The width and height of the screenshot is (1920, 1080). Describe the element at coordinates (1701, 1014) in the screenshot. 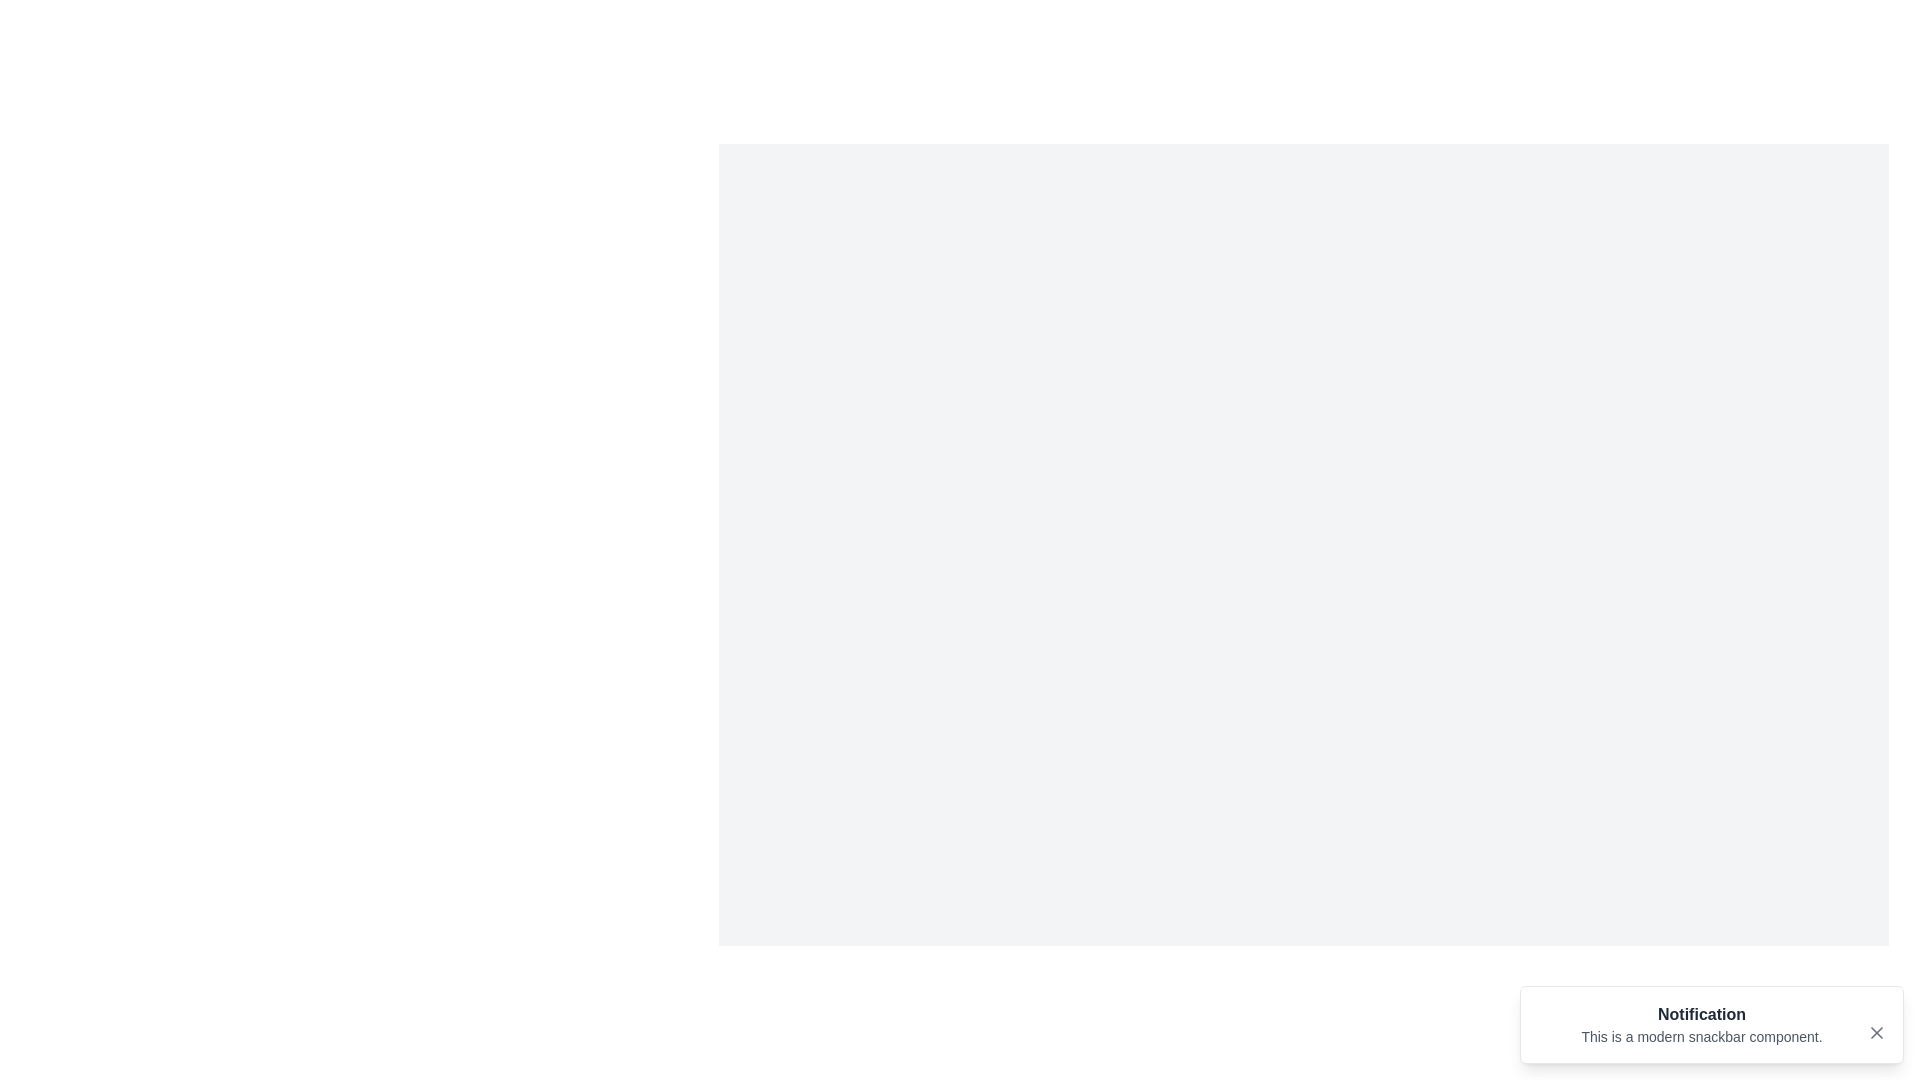

I see `title text of the notification message located at the bottom-right corner of the interface, which serves as the heading and draws attention to the content` at that location.